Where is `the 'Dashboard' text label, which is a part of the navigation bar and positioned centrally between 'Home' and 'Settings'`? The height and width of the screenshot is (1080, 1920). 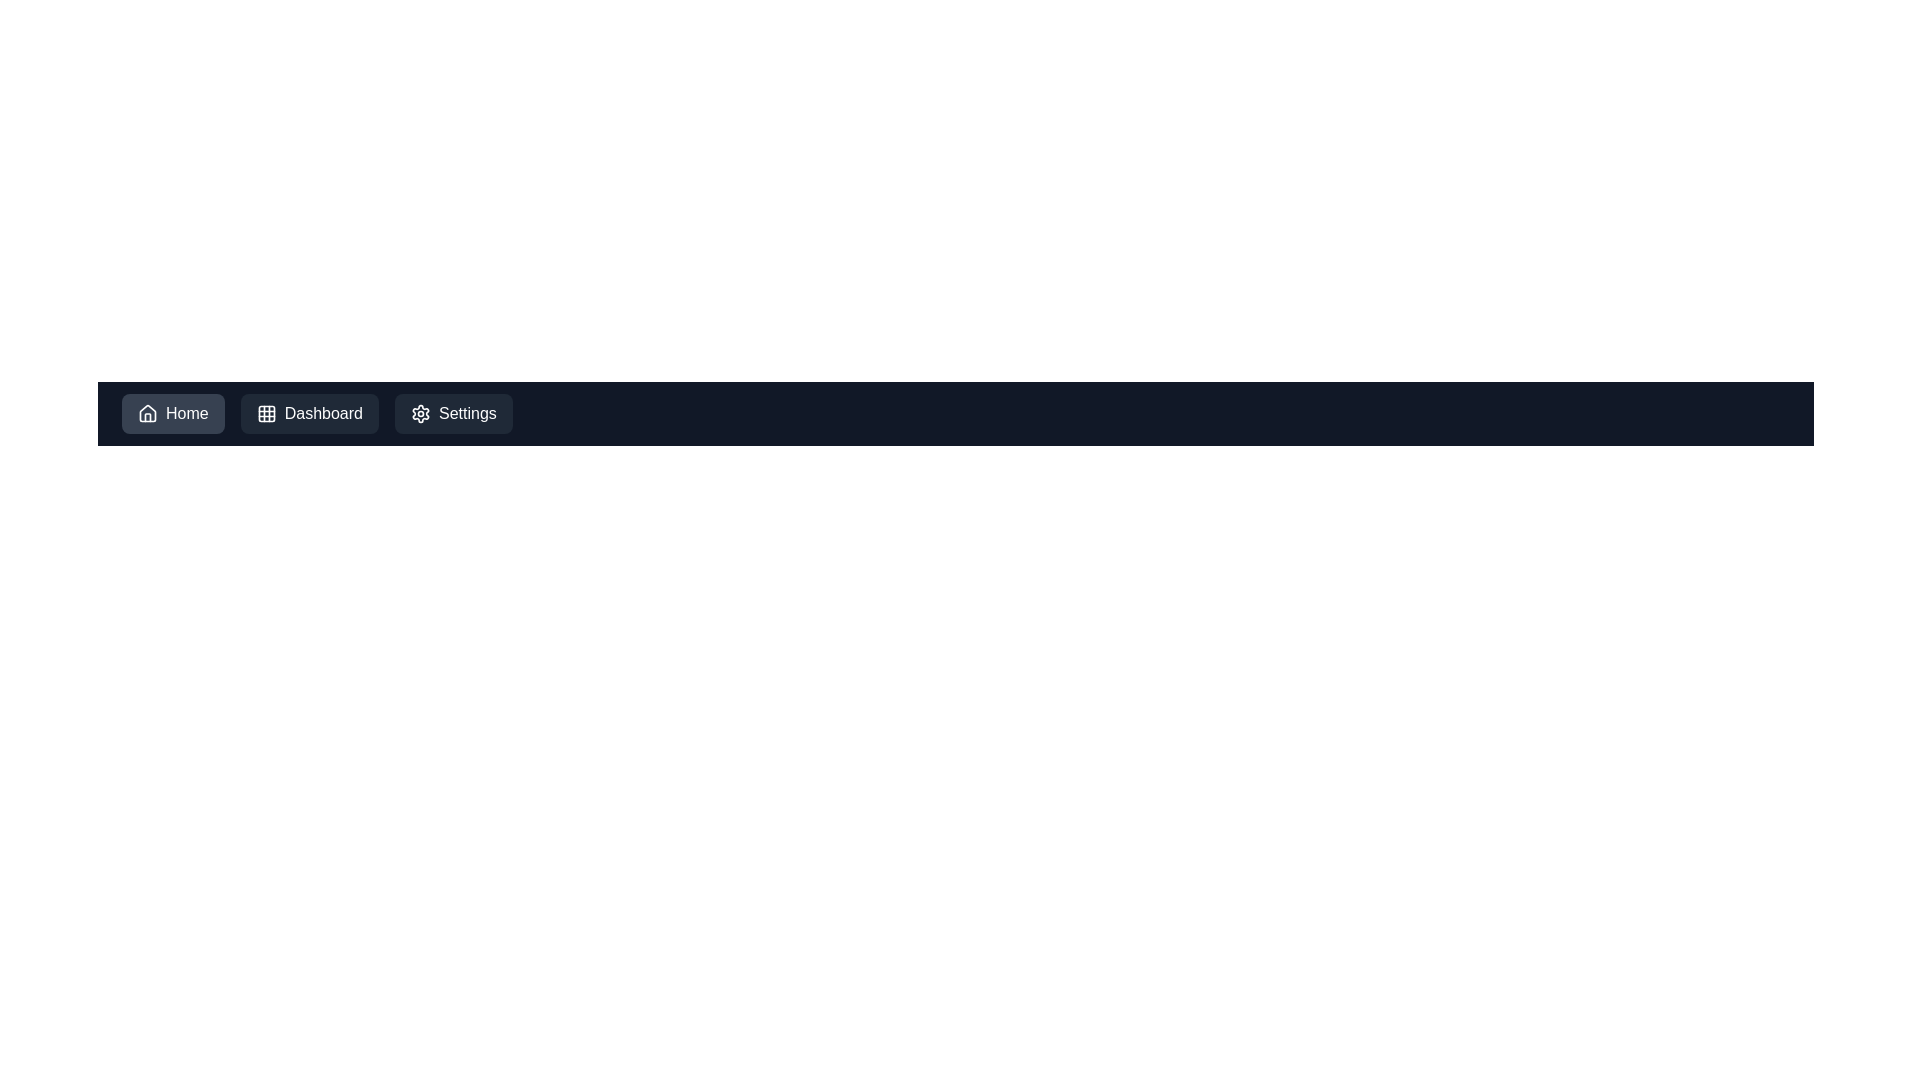 the 'Dashboard' text label, which is a part of the navigation bar and positioned centrally between 'Home' and 'Settings' is located at coordinates (323, 412).